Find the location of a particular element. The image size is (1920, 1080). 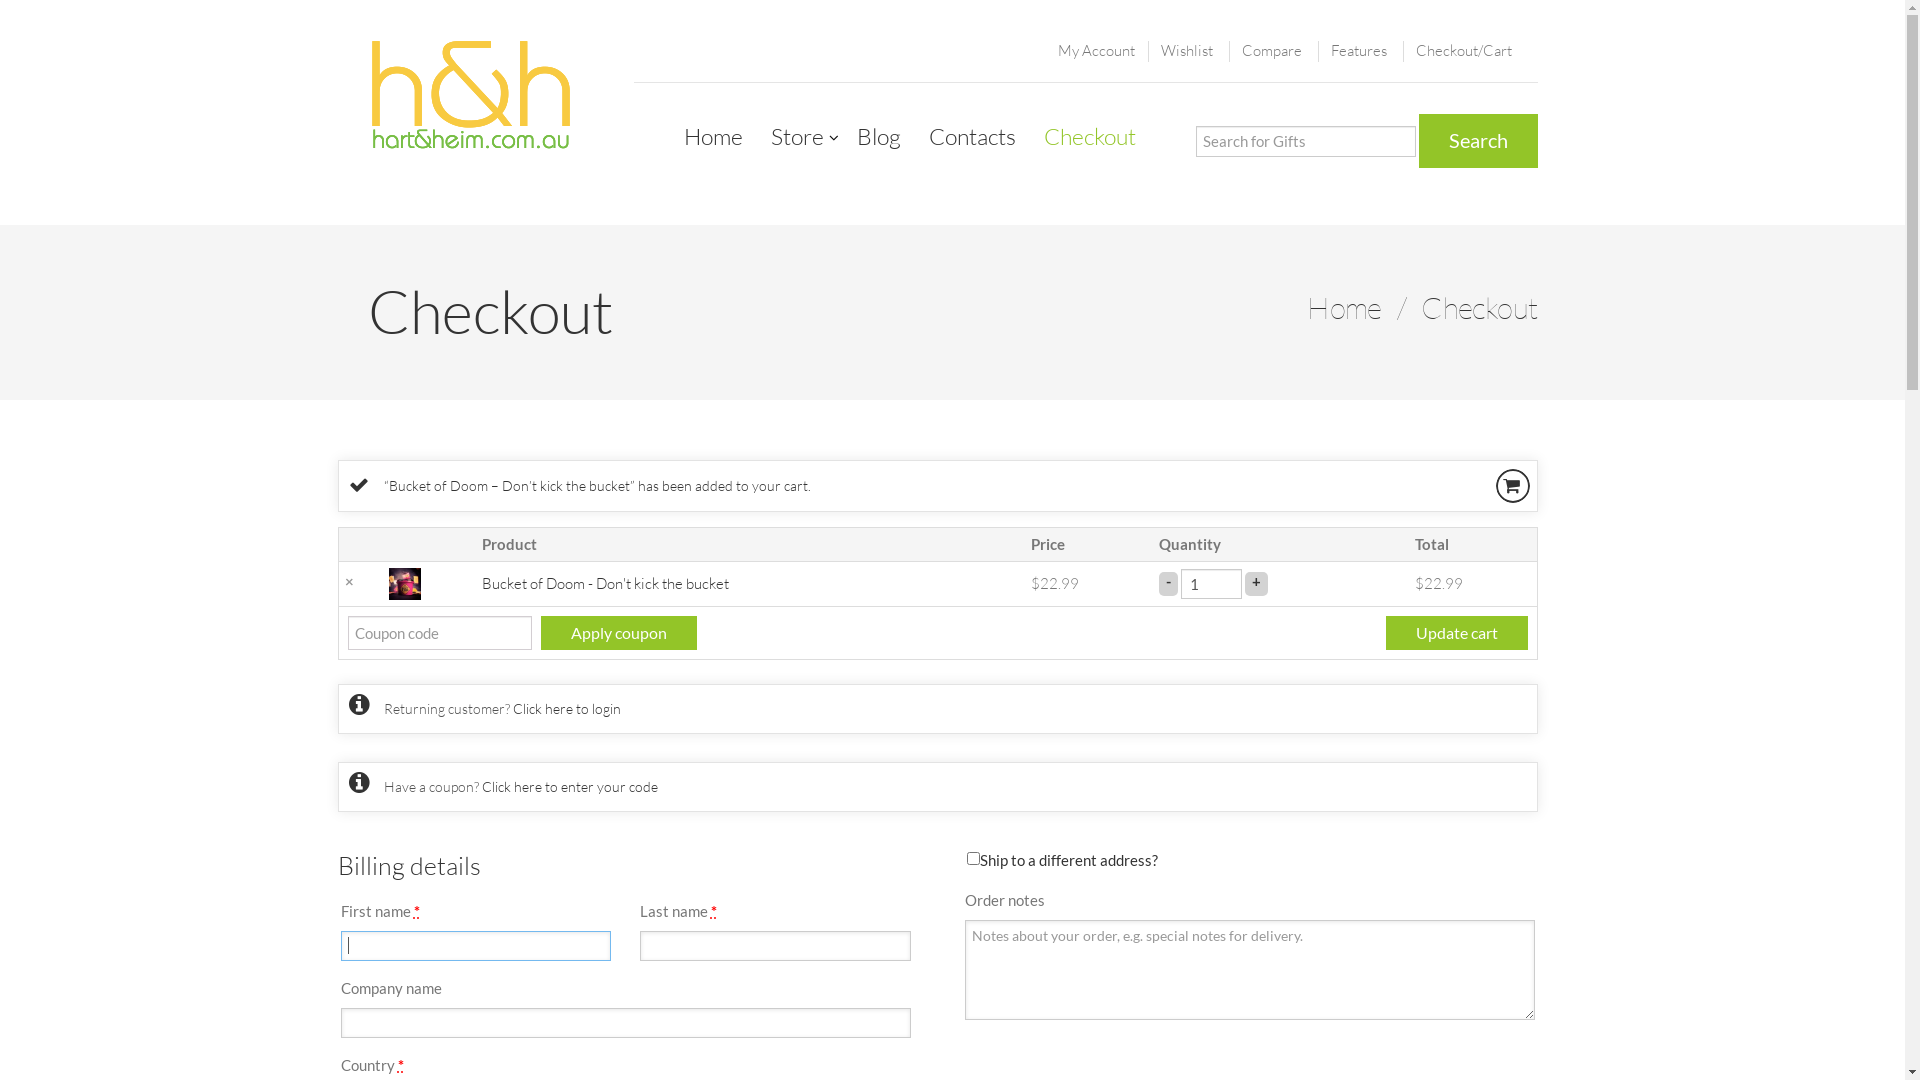

'Qty' is located at coordinates (1210, 582).